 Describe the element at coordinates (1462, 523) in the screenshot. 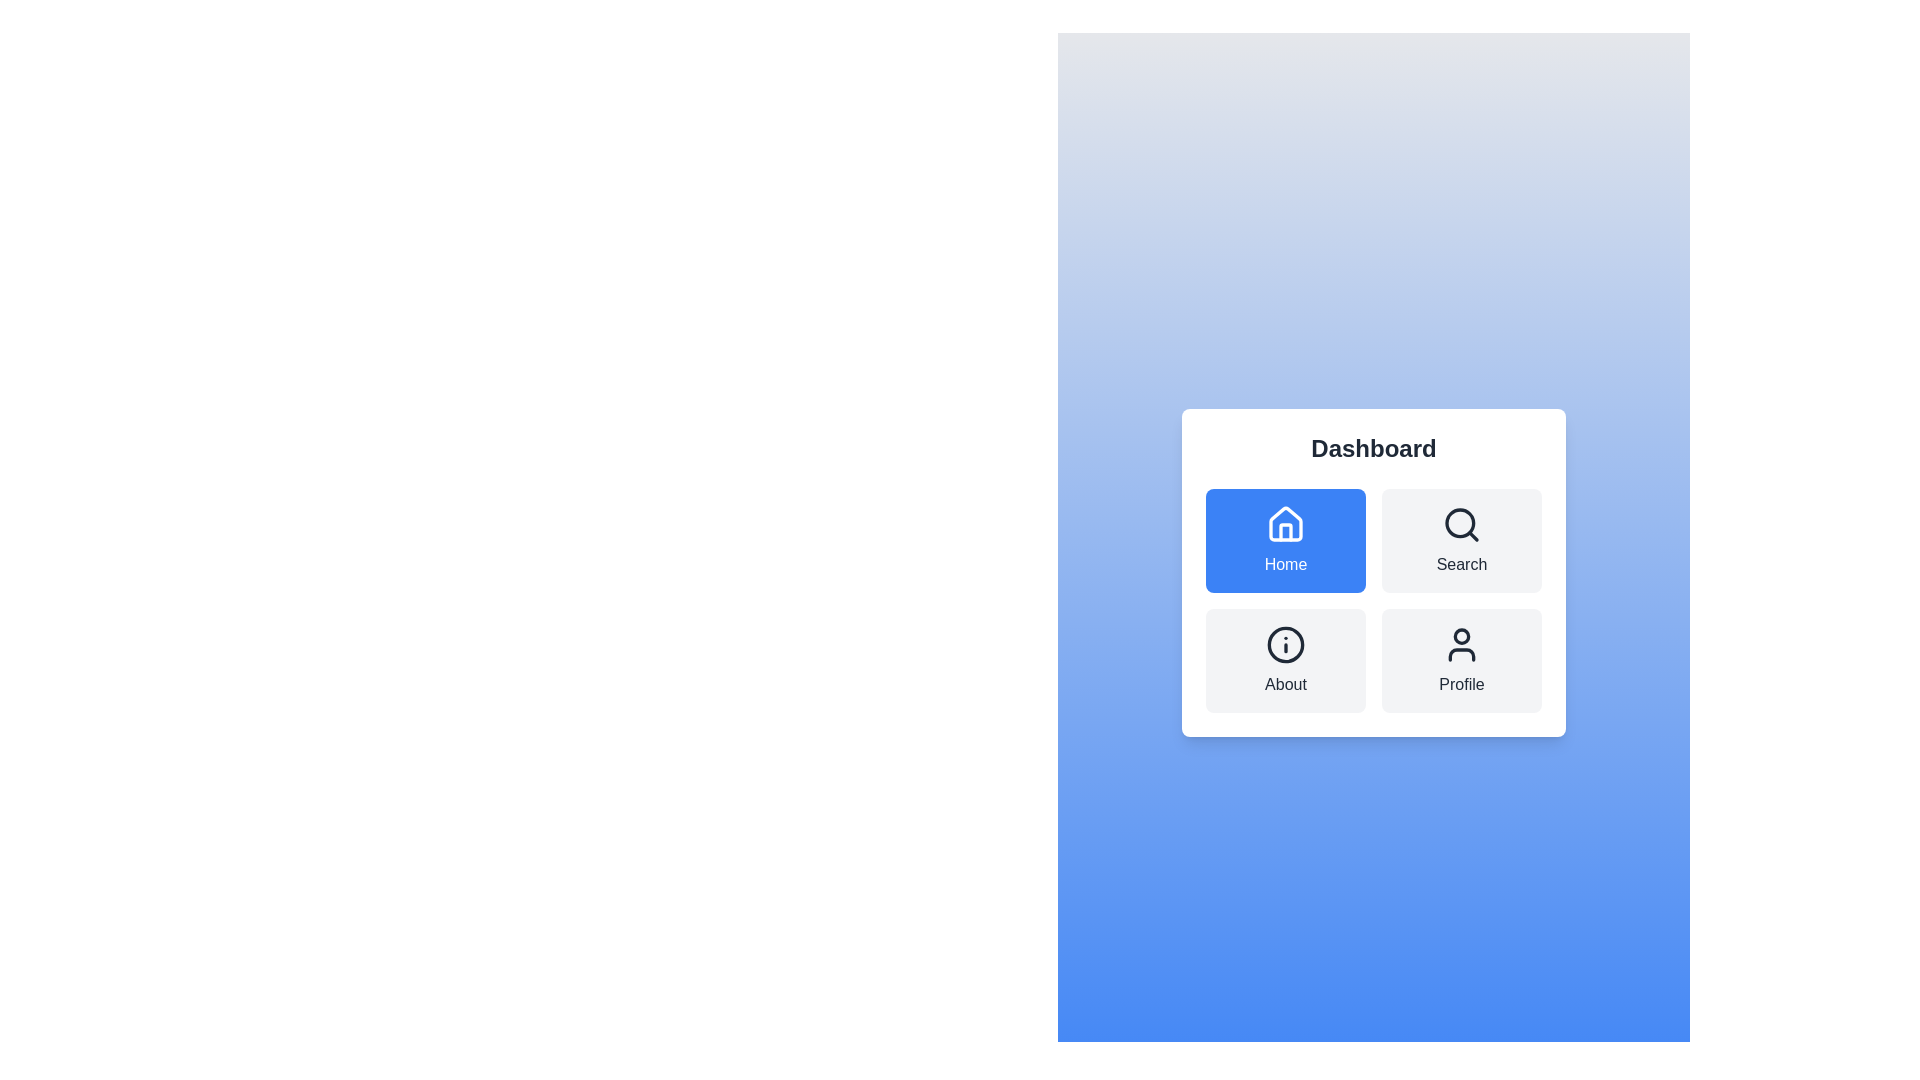

I see `the magnifying glass icon, which is styled in a dark color and located above the text 'Search' in the button group` at that location.